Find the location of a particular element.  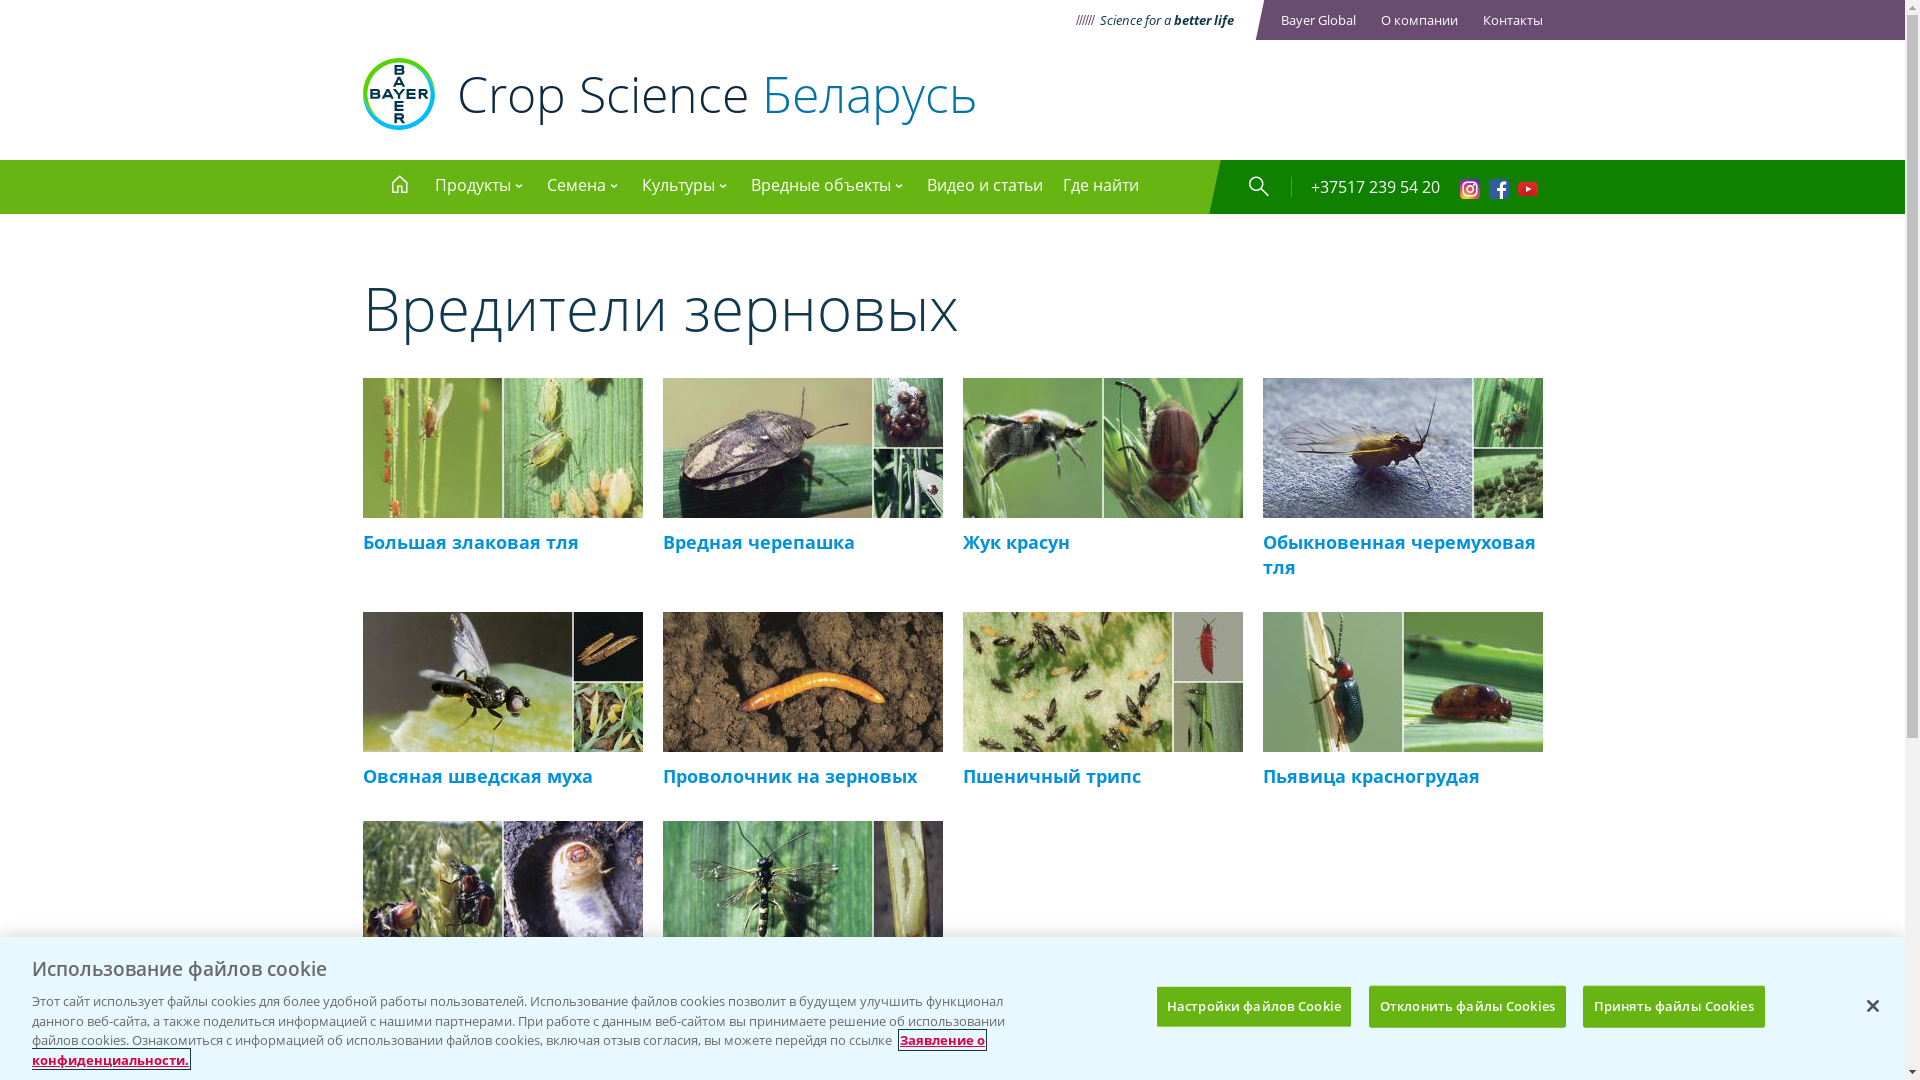

'Bayer Global' is located at coordinates (1317, 19).